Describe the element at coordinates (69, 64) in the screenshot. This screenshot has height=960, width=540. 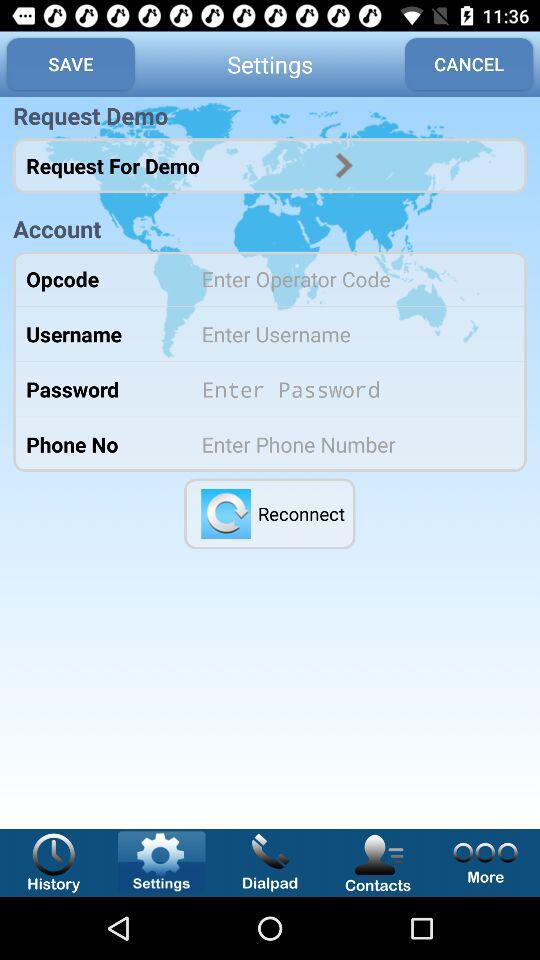
I see `save` at that location.